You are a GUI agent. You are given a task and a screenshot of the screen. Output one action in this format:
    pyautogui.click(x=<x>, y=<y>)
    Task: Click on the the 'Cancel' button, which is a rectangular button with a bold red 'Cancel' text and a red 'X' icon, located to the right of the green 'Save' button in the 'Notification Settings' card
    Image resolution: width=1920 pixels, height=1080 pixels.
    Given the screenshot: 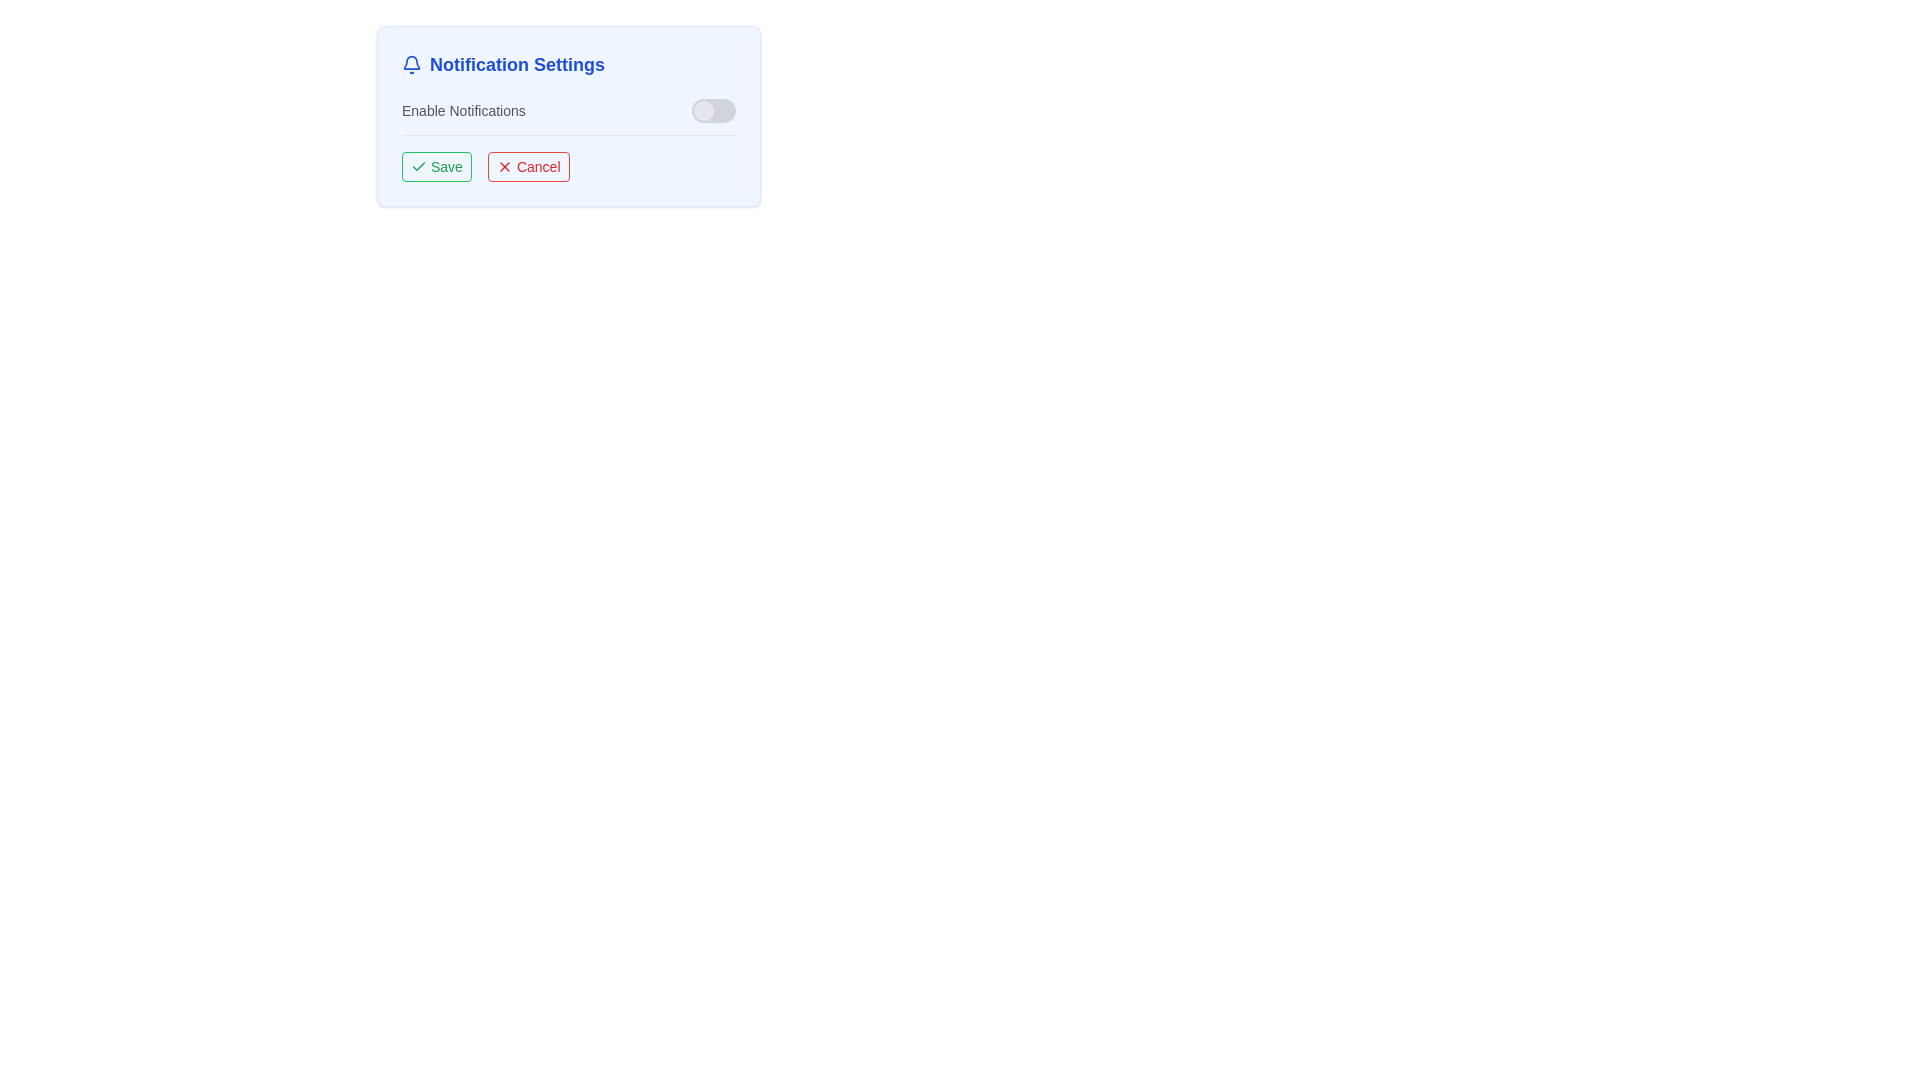 What is the action you would take?
    pyautogui.click(x=538, y=165)
    